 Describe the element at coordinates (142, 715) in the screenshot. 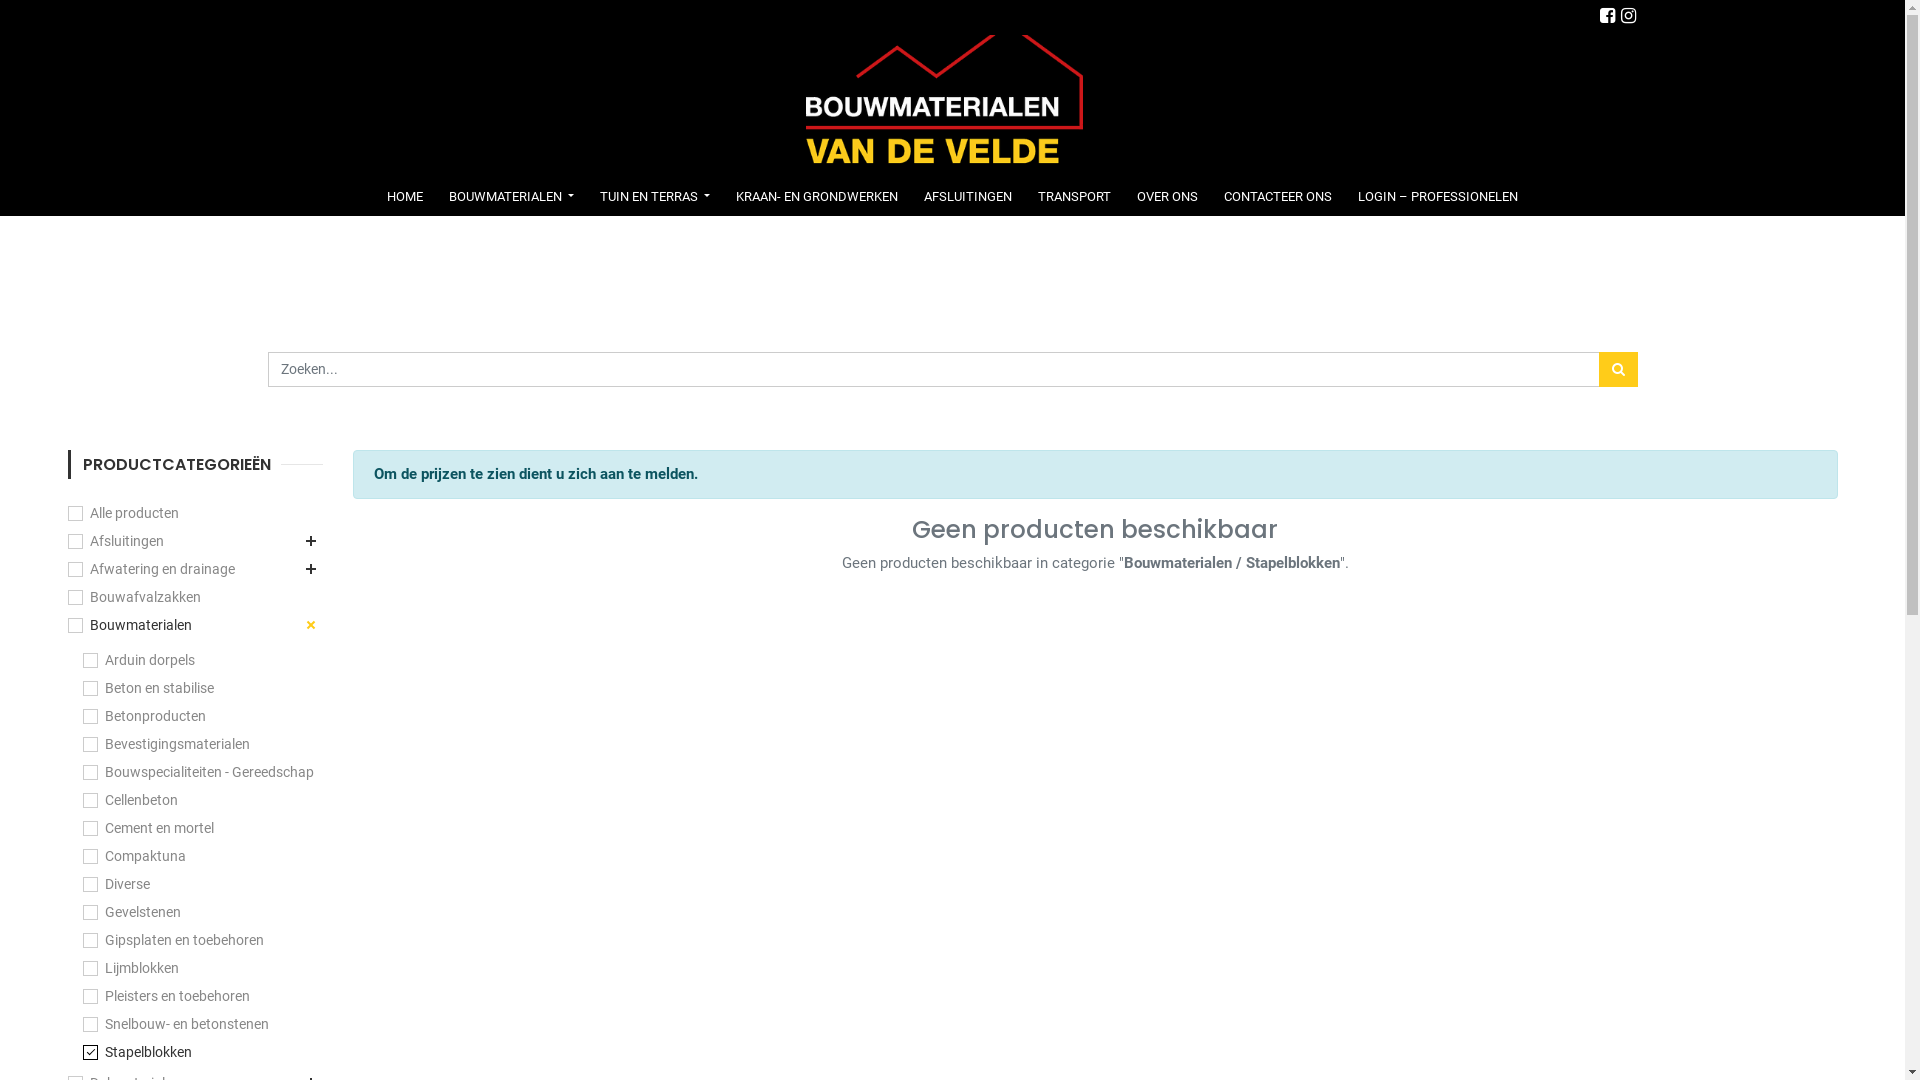

I see `'Betonproducten'` at that location.